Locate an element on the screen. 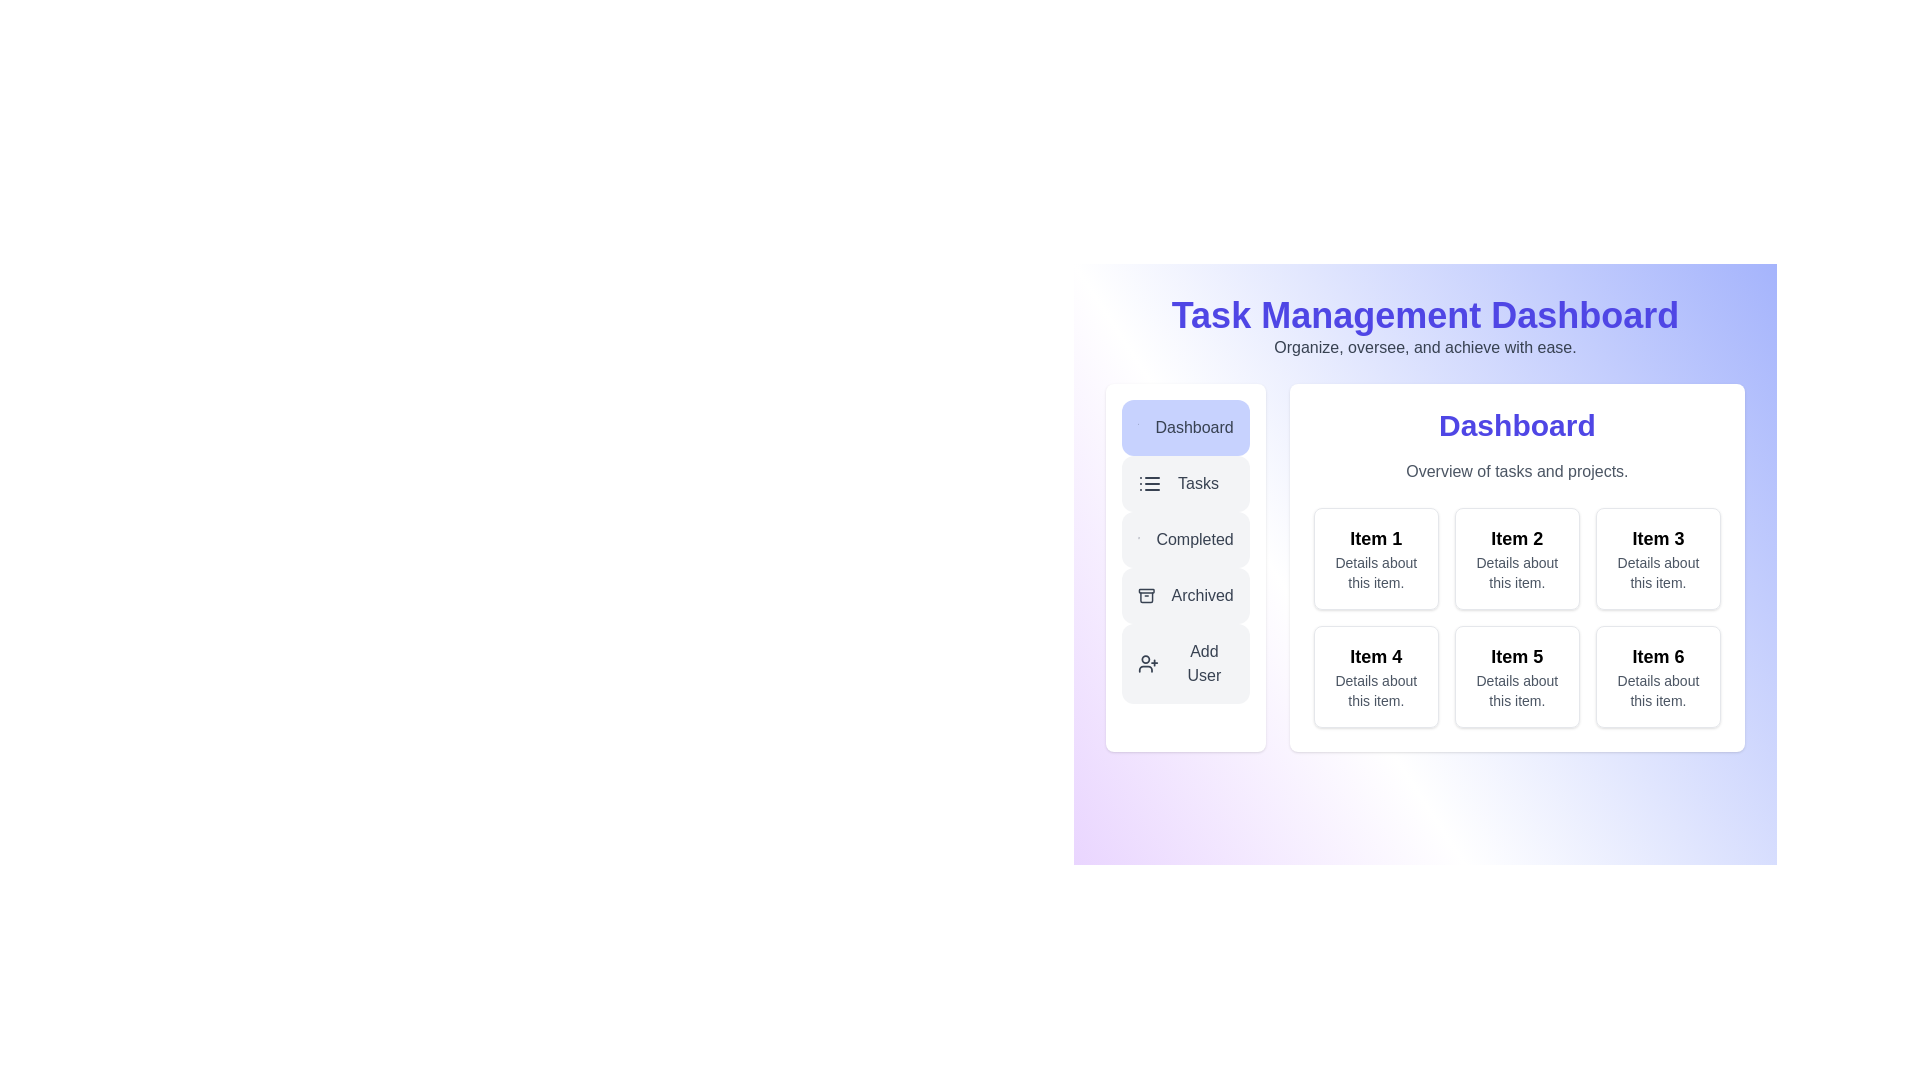 The height and width of the screenshot is (1080, 1920). the Archived button in the sidebar menu to navigate to the corresponding section is located at coordinates (1185, 595).